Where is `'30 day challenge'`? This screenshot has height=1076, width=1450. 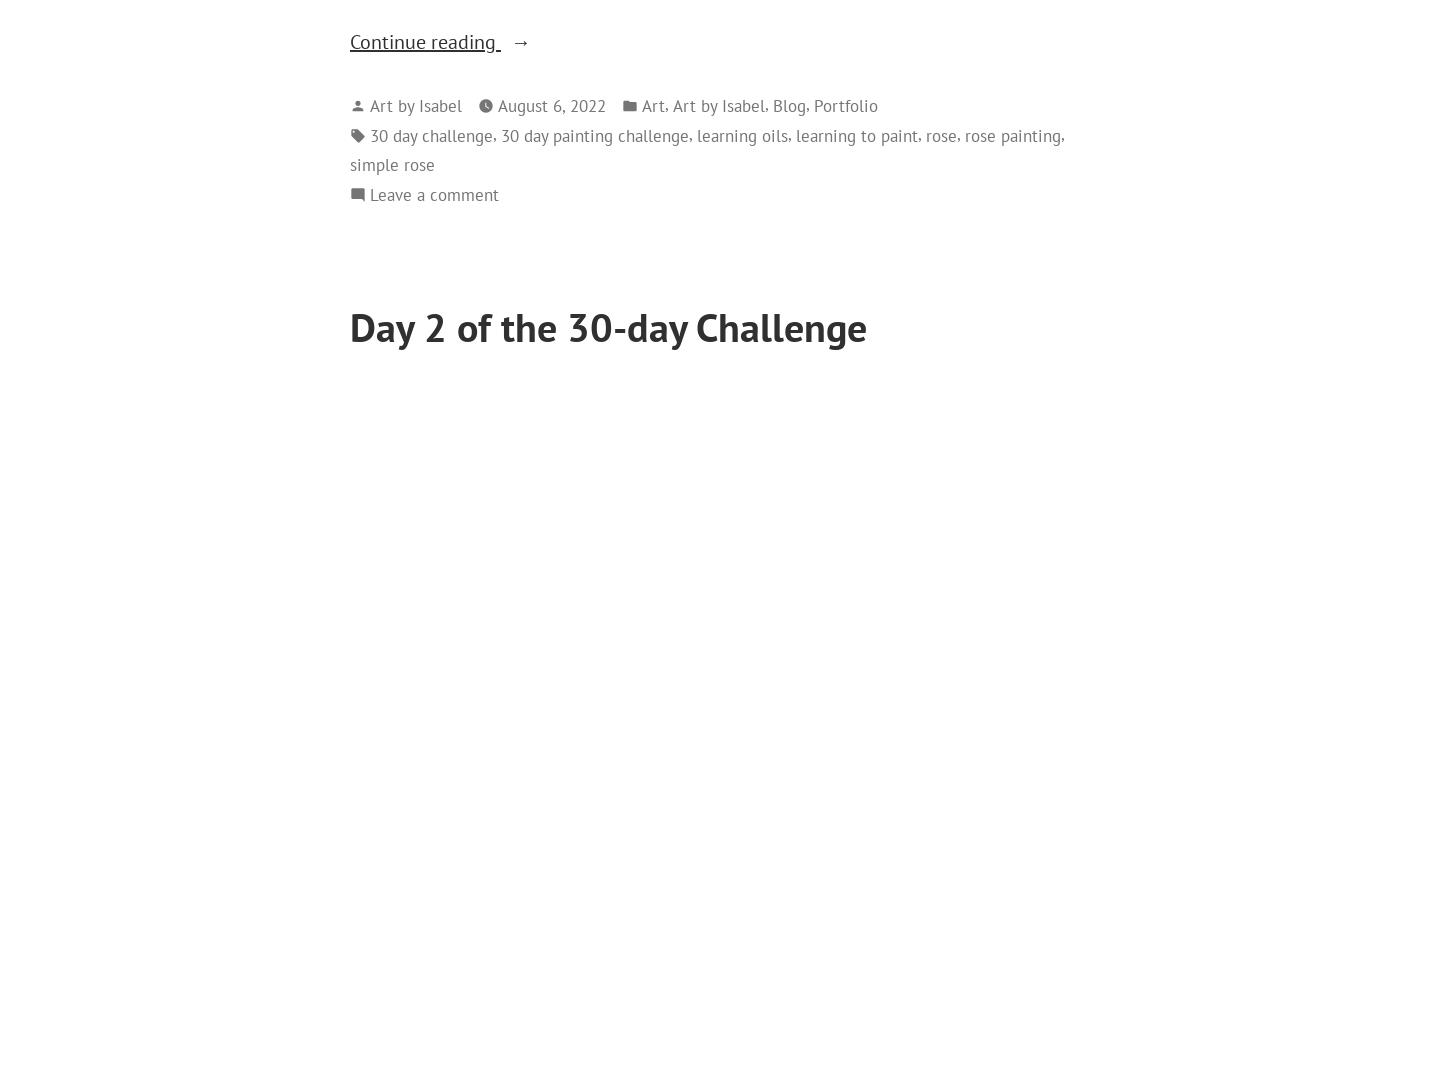 '30 day challenge' is located at coordinates (430, 133).